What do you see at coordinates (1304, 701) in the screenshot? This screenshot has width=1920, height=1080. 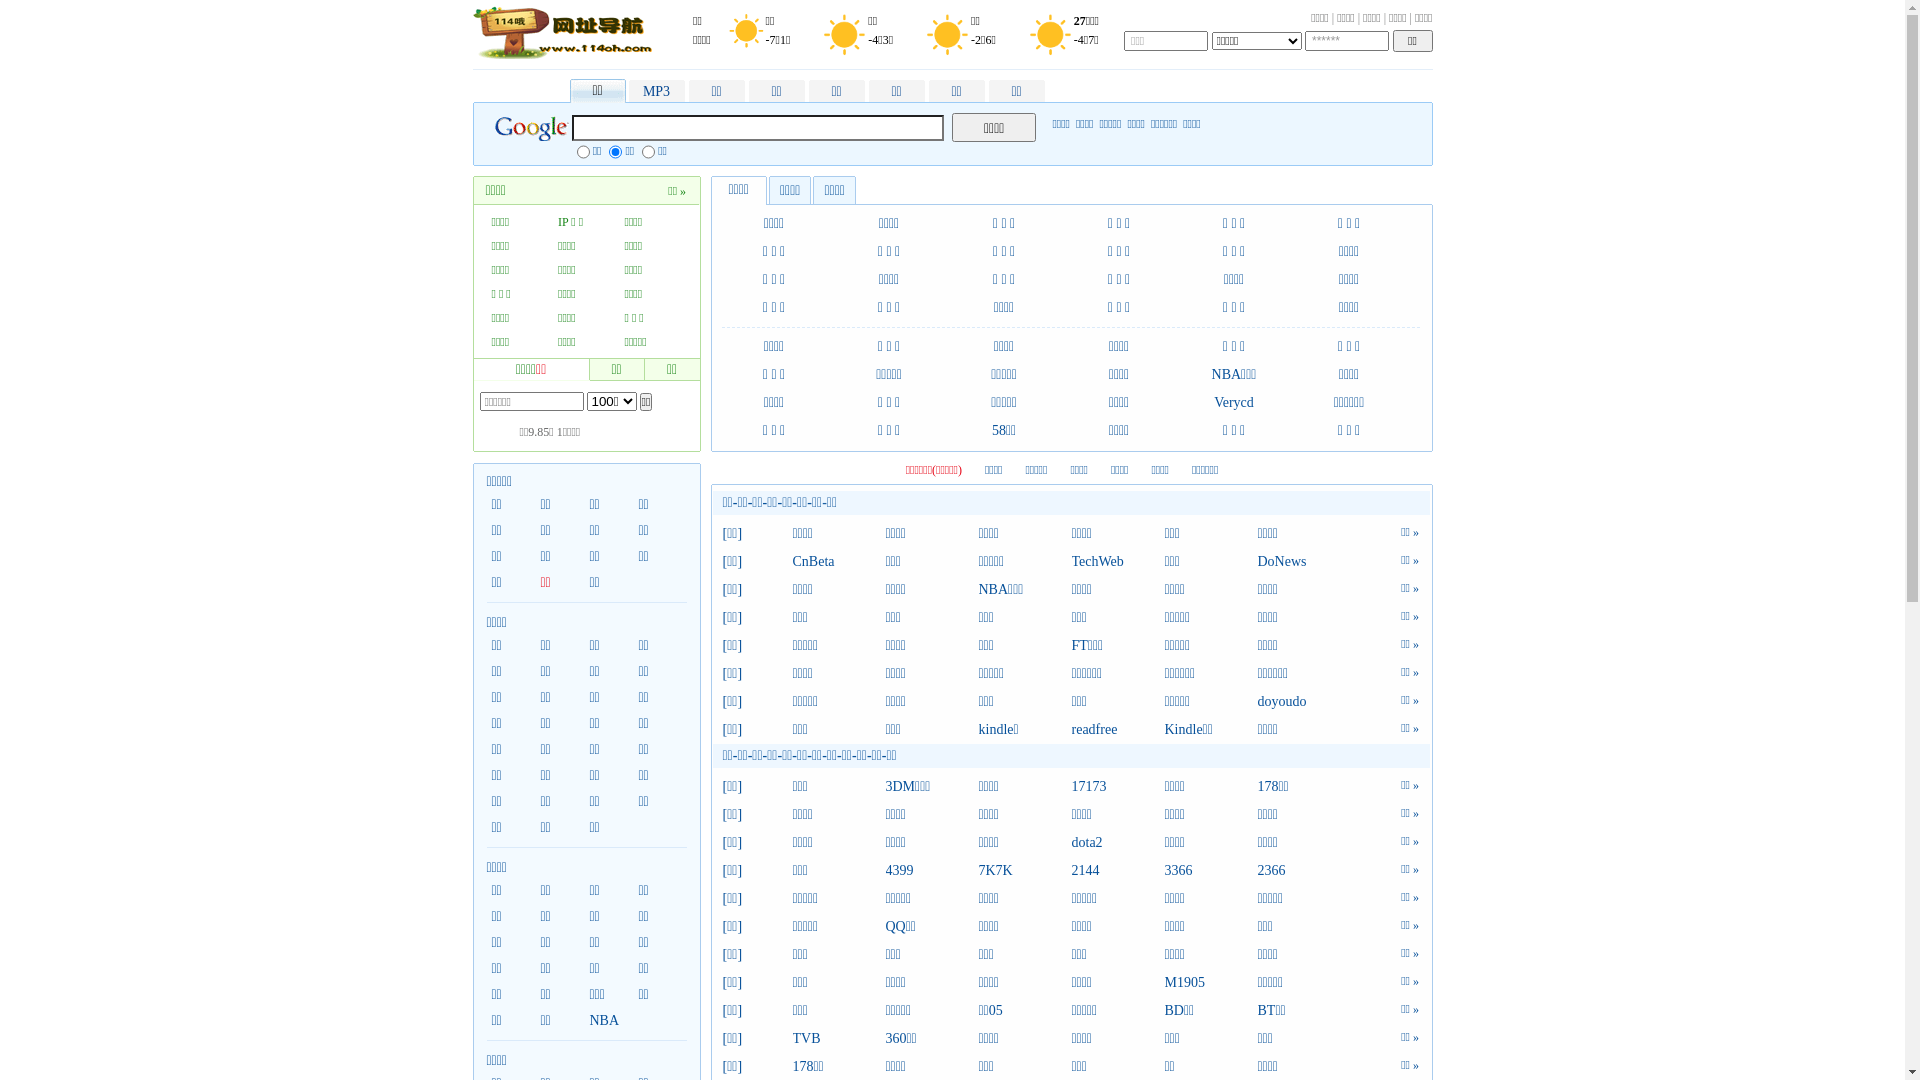 I see `'doyoudo'` at bounding box center [1304, 701].